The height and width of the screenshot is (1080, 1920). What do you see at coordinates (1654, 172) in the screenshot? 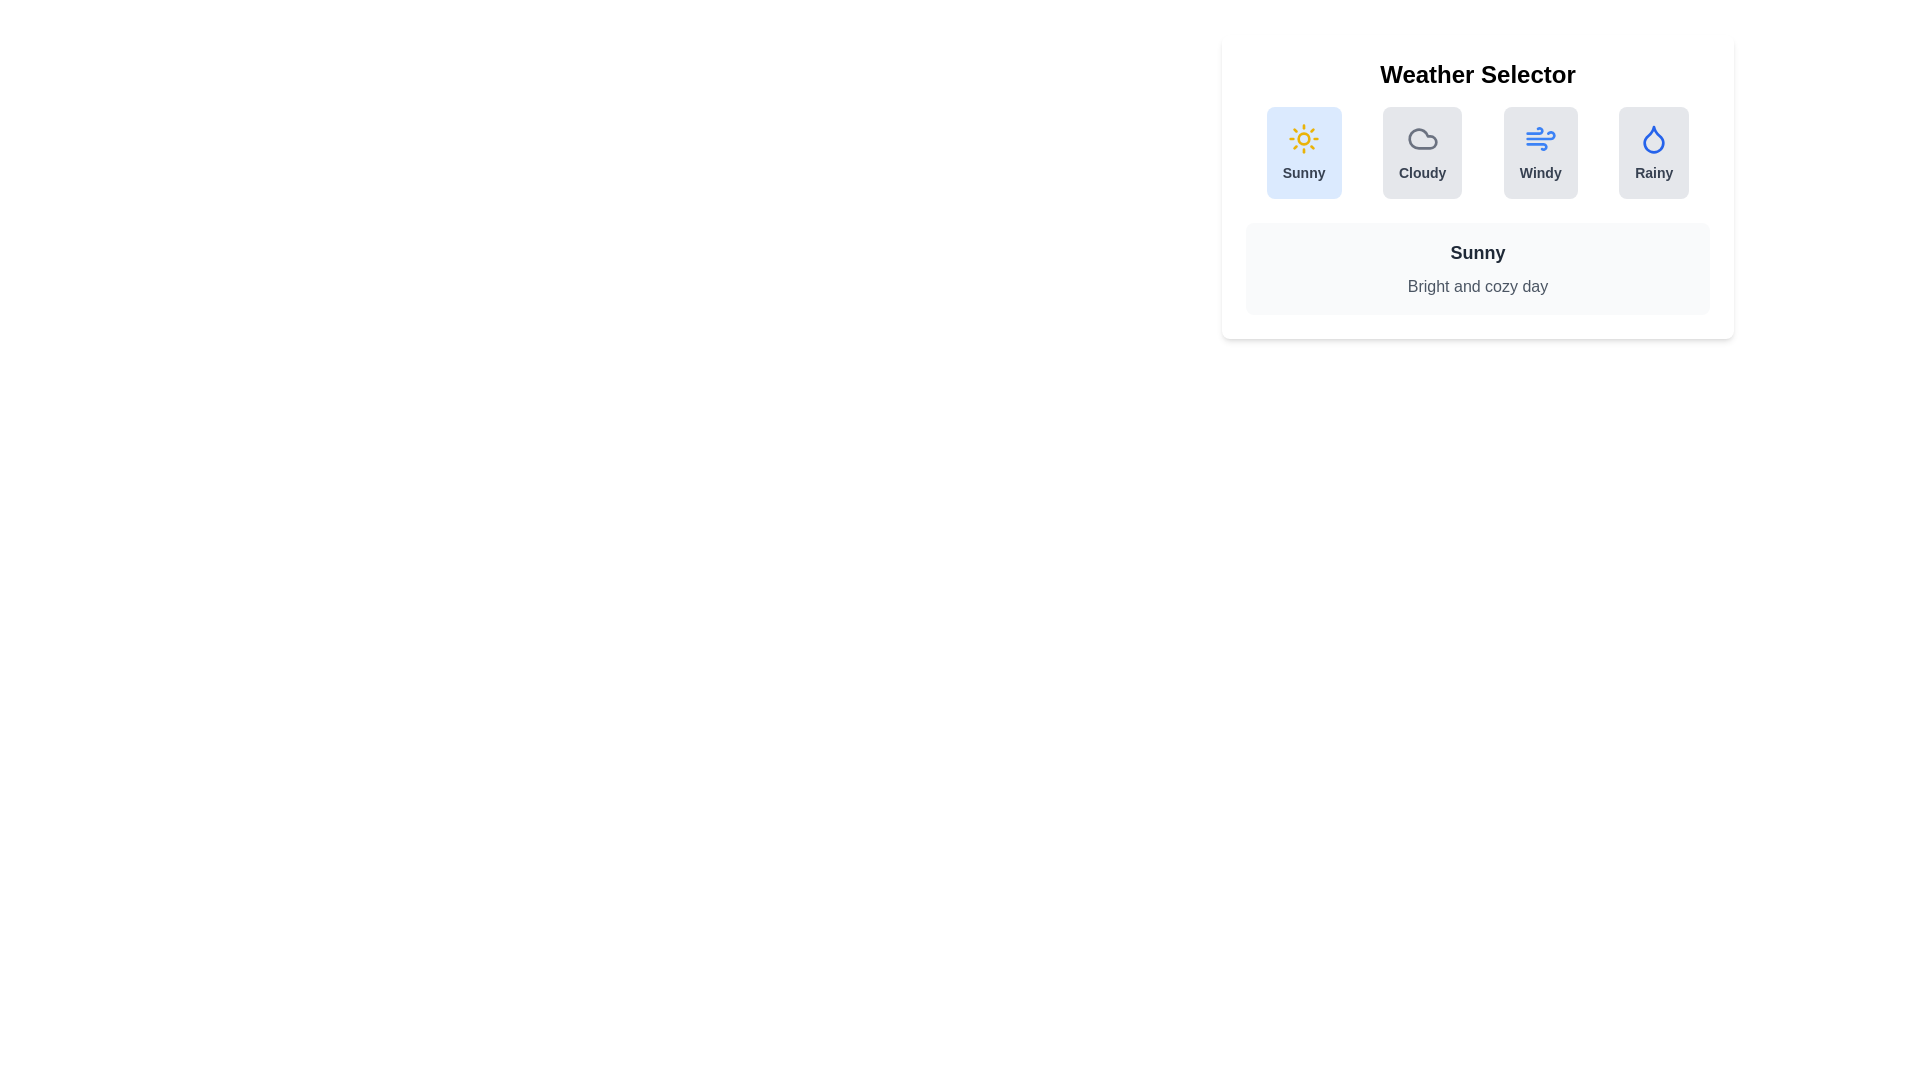
I see `text label displaying 'Rainy' in bold gray font located below the blue droplet icon in the rightmost weather card` at bounding box center [1654, 172].